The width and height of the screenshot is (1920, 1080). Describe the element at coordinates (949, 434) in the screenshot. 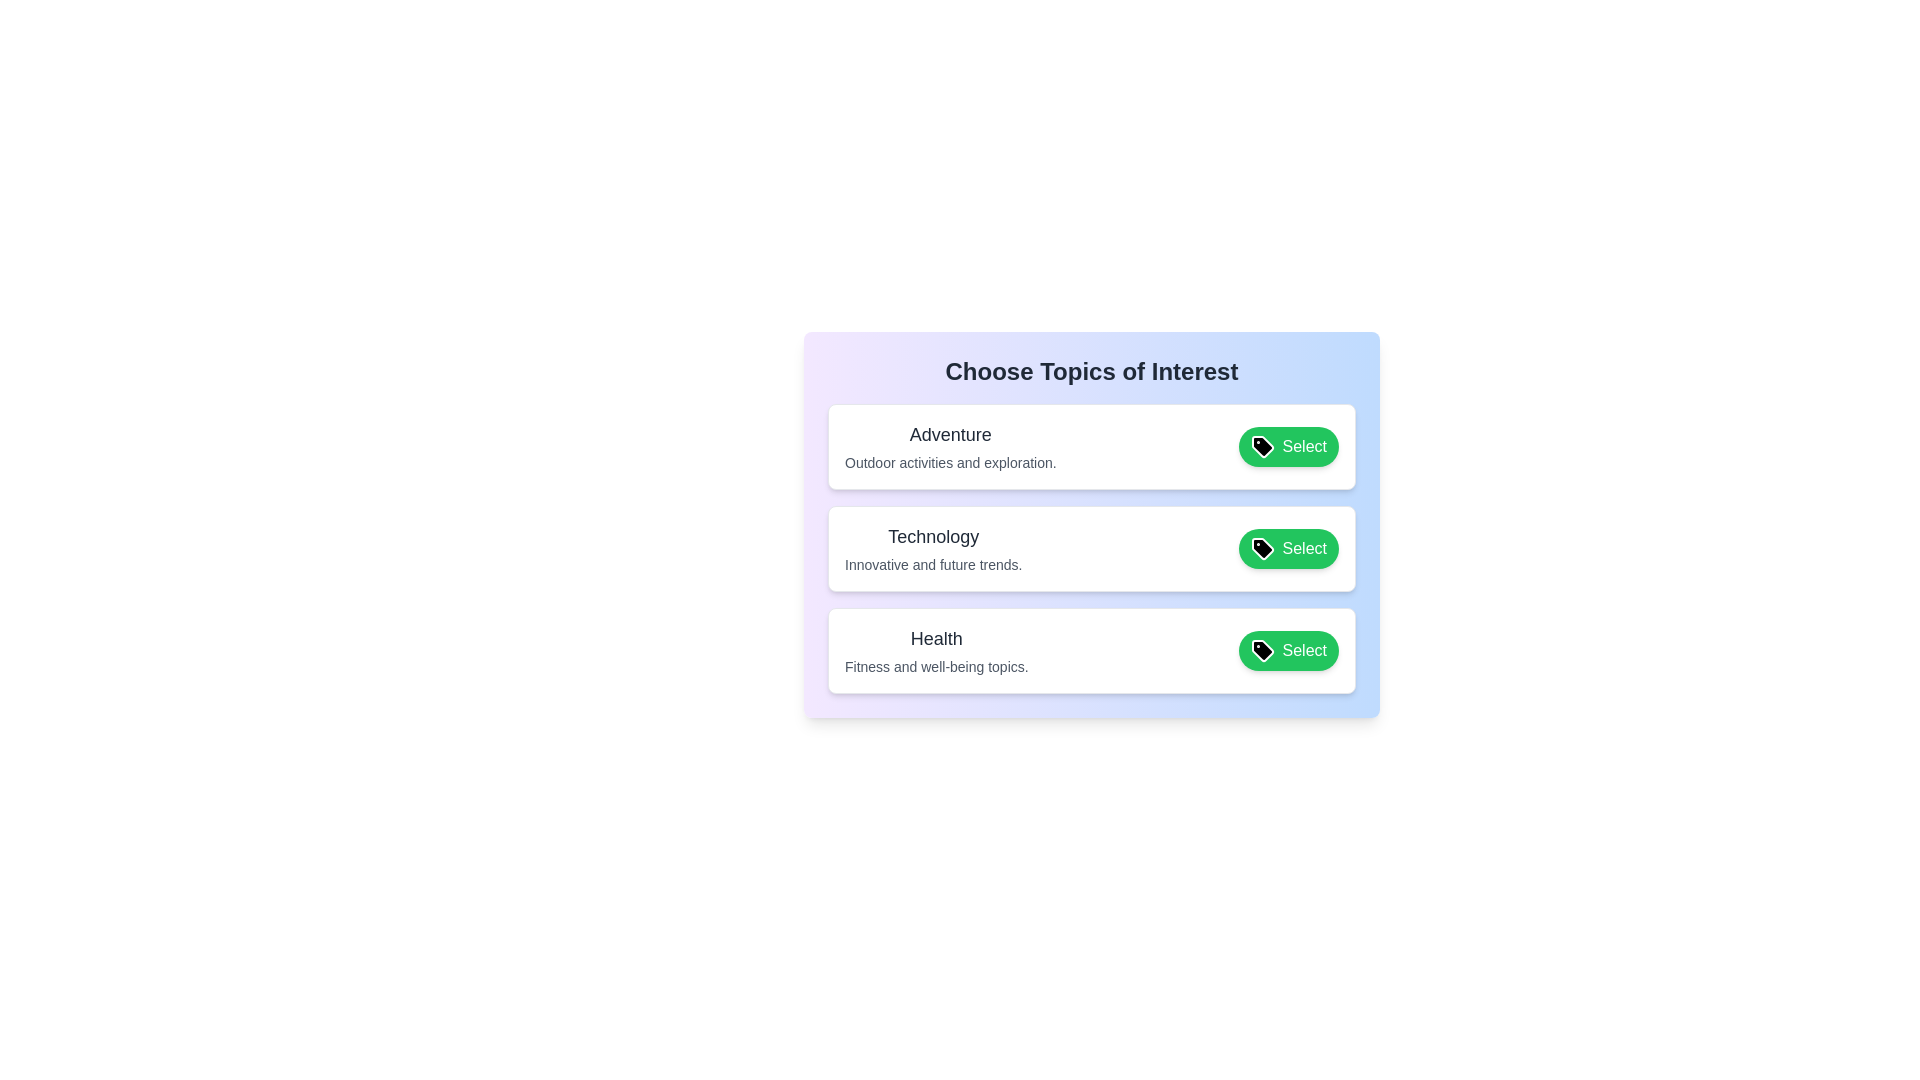

I see `the tag label text for Adventure` at that location.